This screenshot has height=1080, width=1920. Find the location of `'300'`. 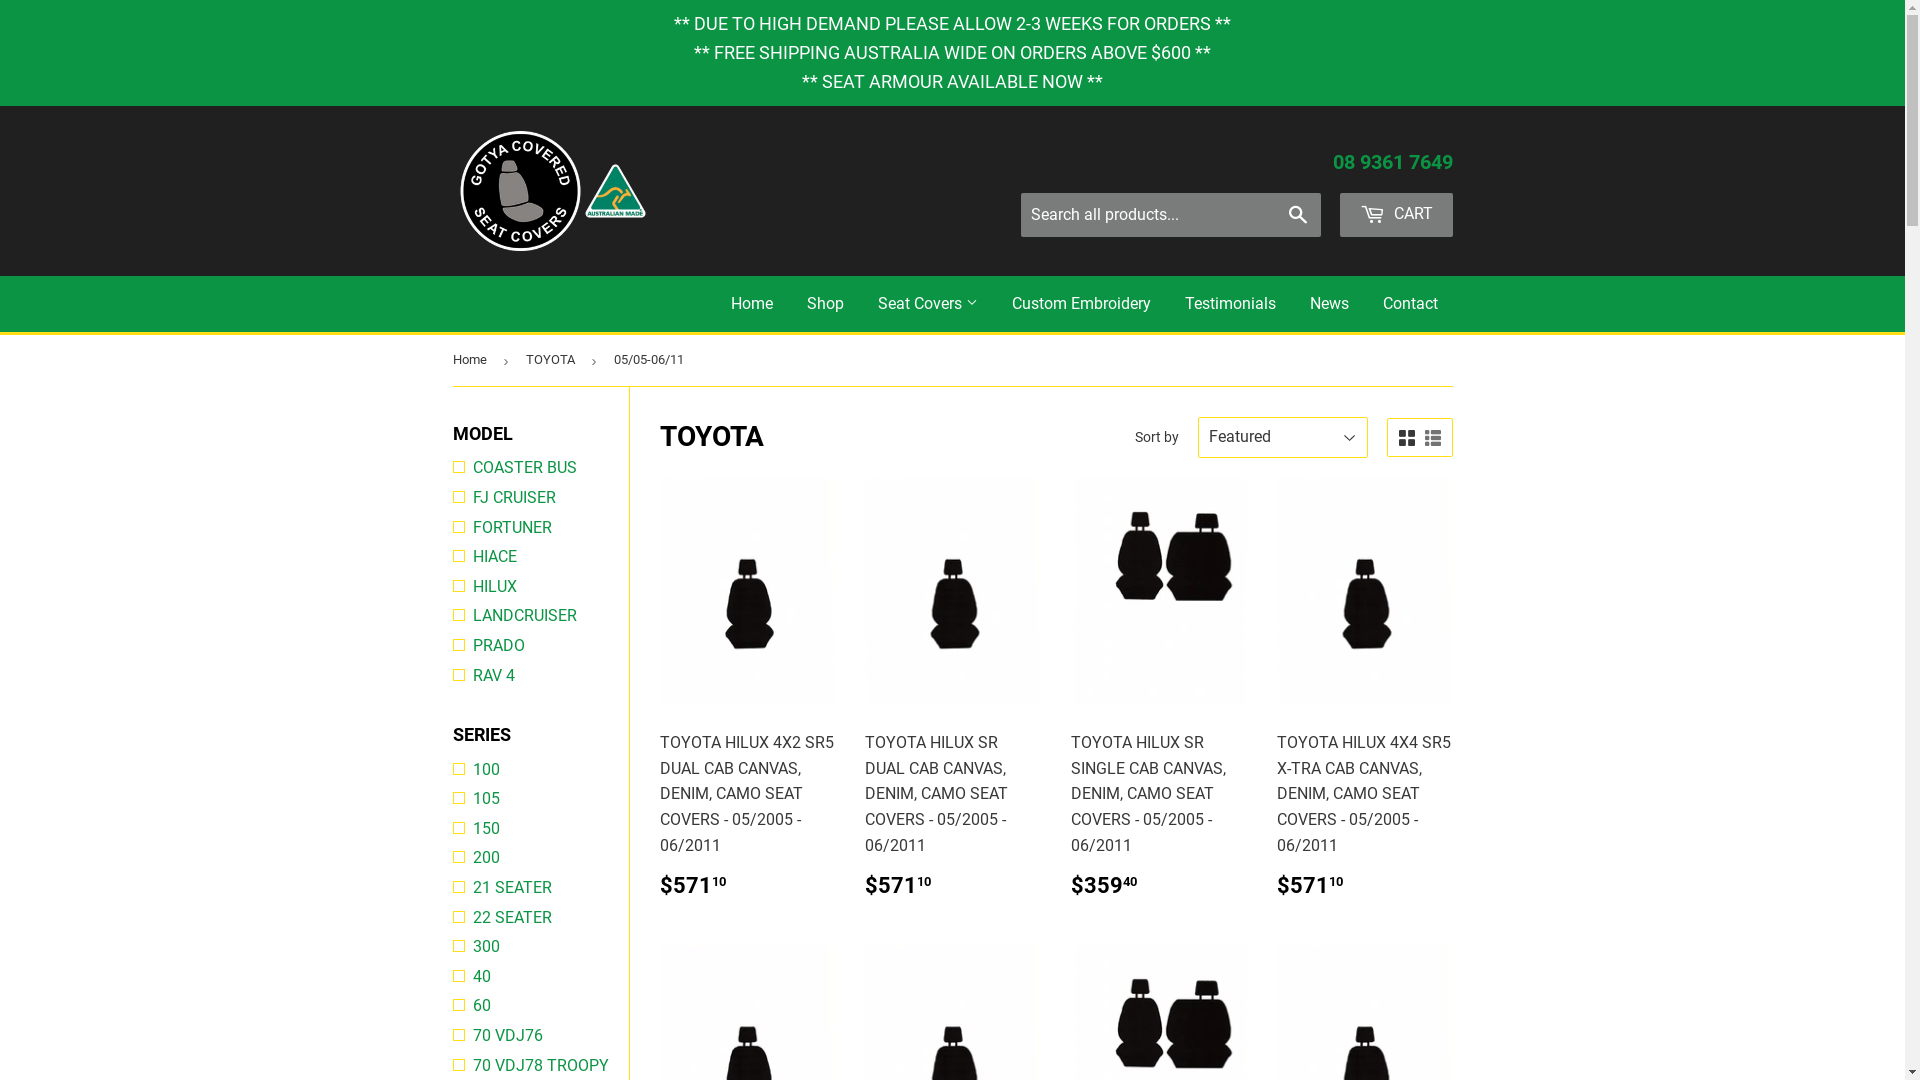

'300' is located at coordinates (539, 946).